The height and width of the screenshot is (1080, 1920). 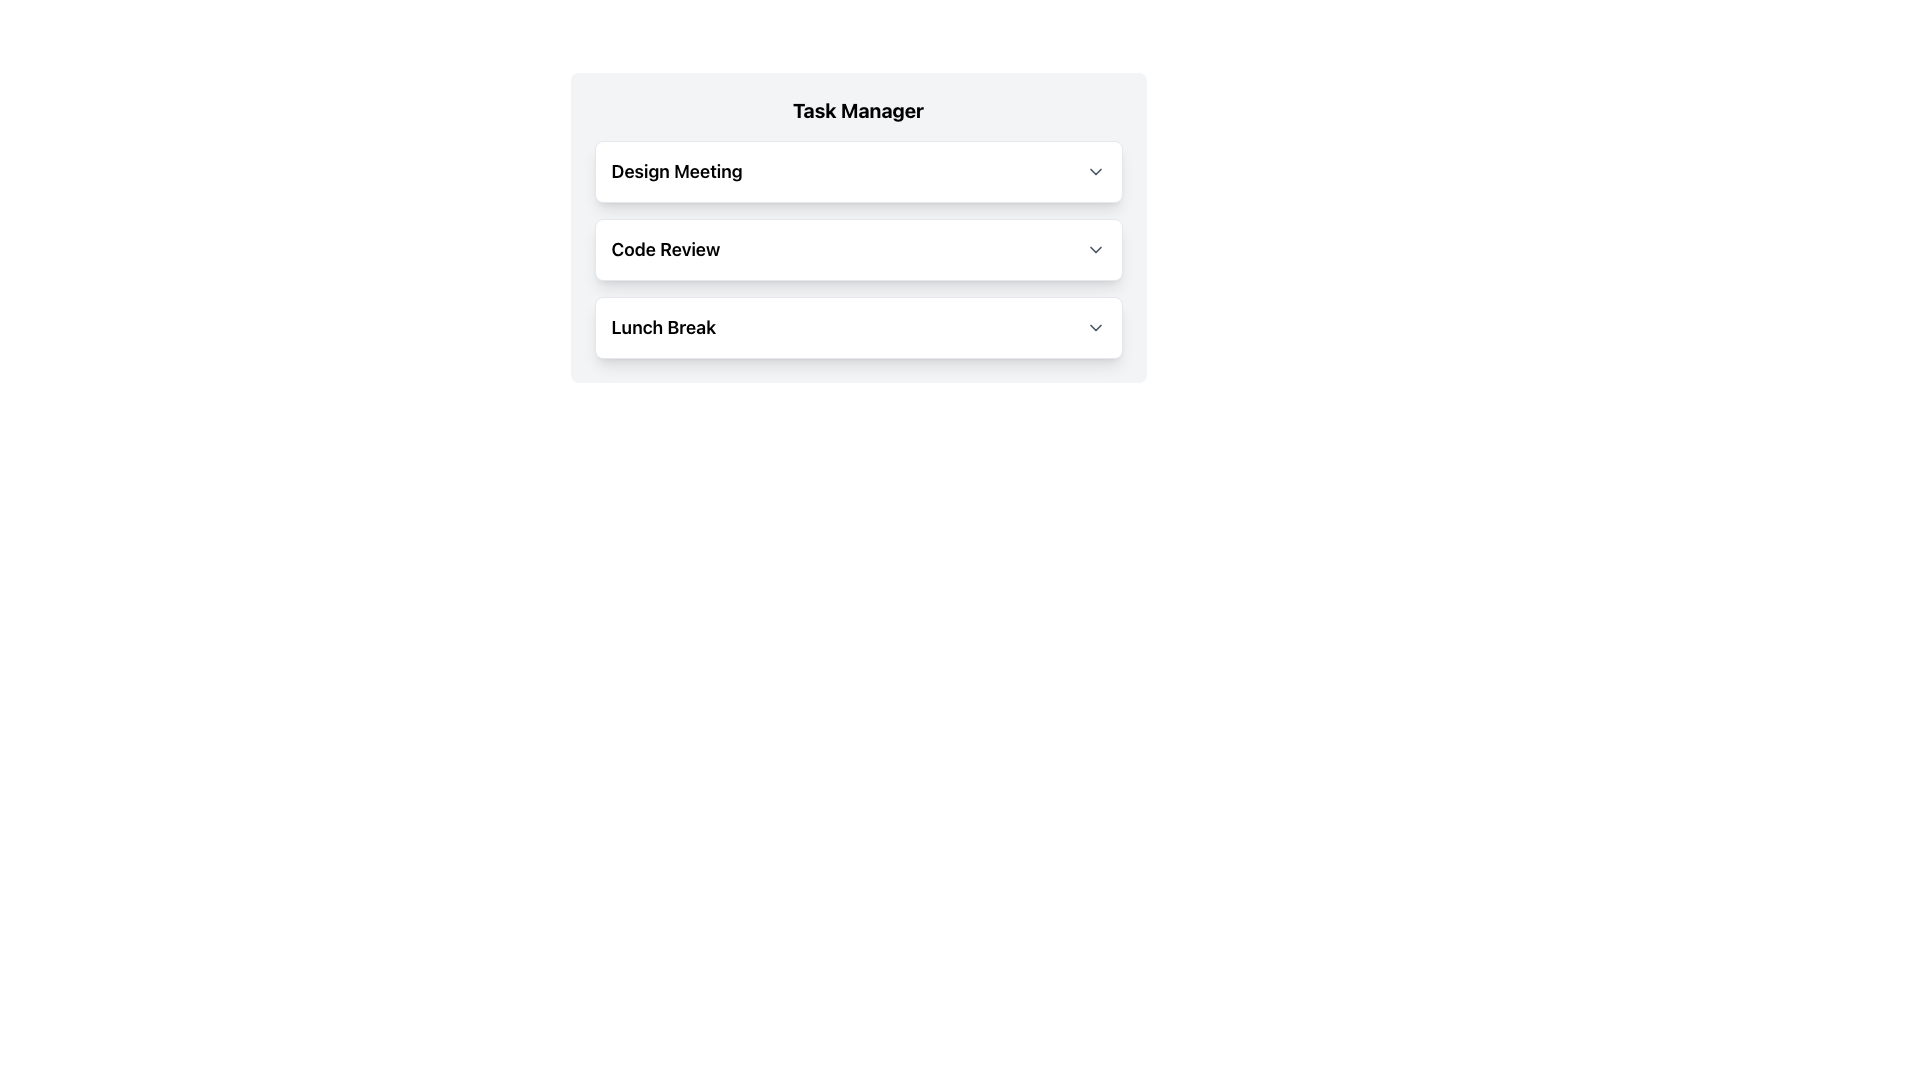 I want to click on the chevron-down icon on the right end of the 'Code Review' row in the 'Task Manager' section, so click(x=1094, y=249).